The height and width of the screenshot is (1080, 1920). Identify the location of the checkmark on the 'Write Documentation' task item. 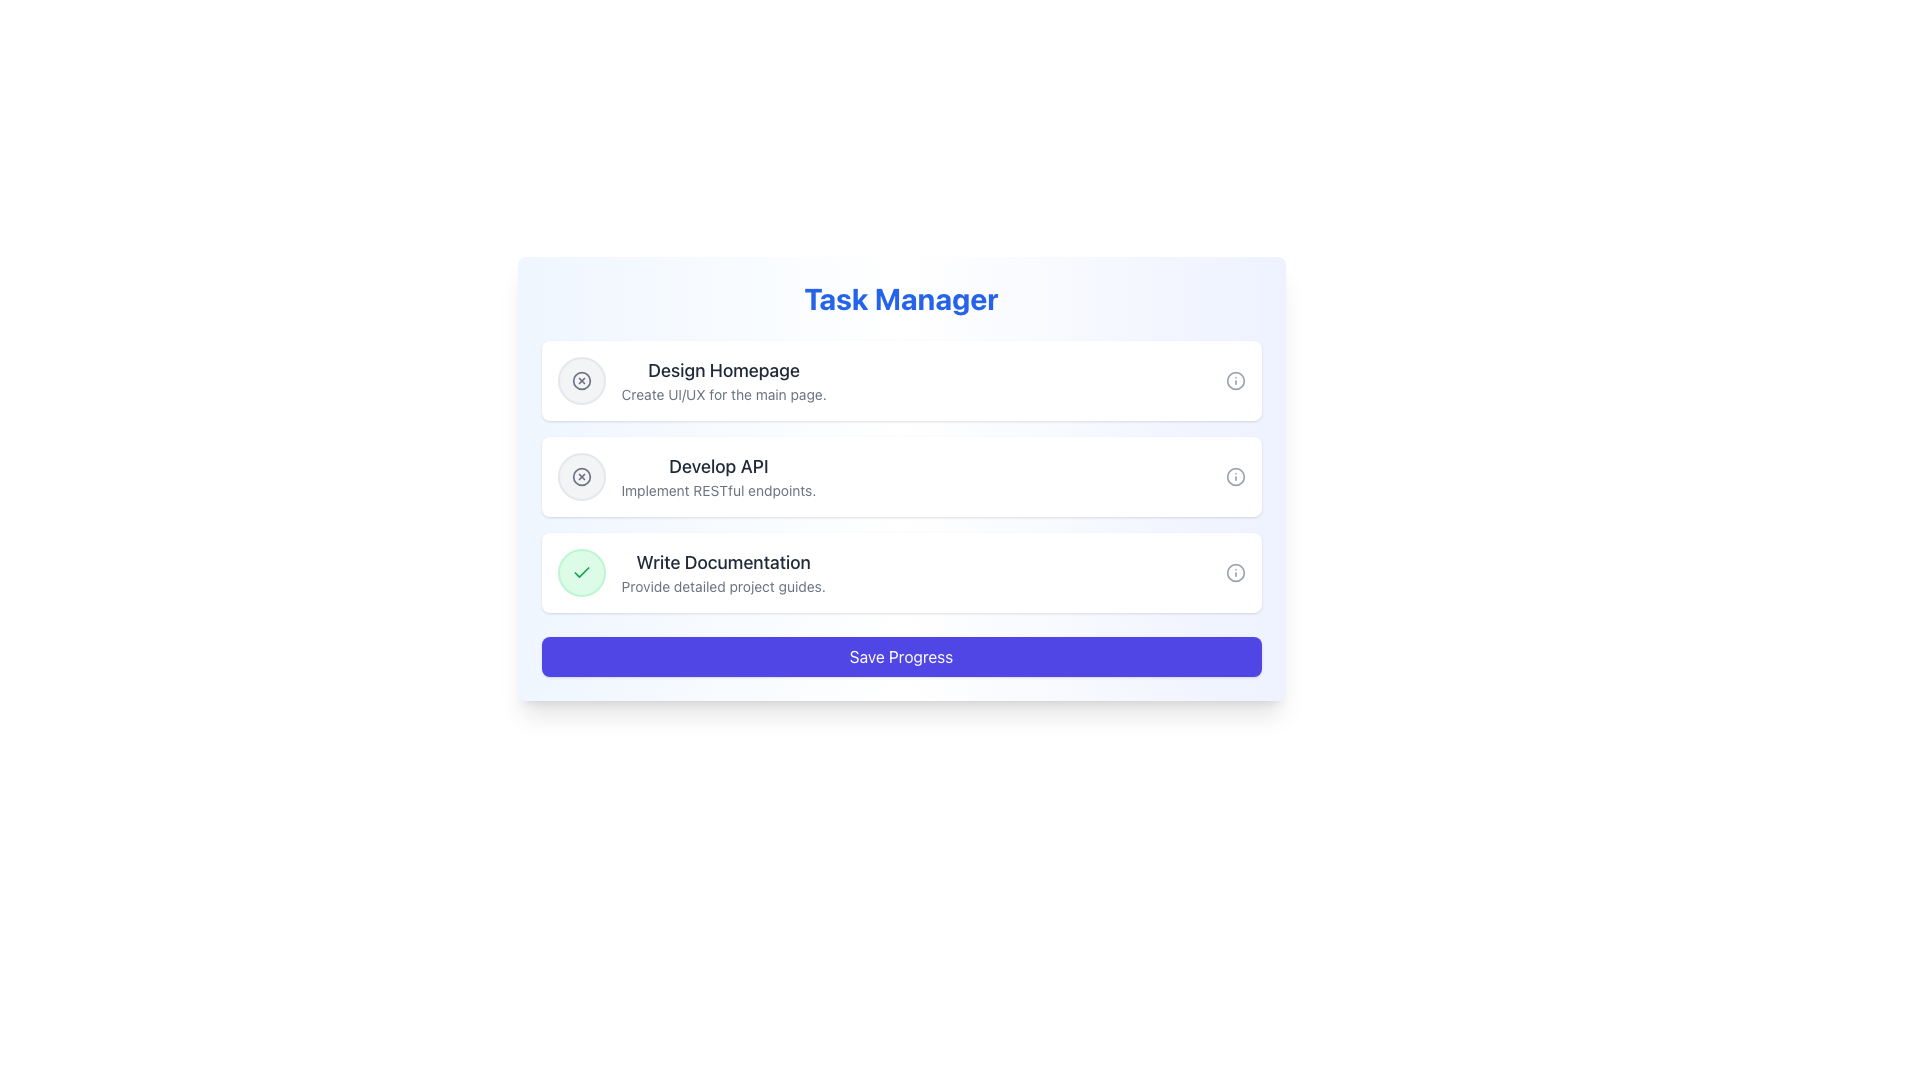
(900, 573).